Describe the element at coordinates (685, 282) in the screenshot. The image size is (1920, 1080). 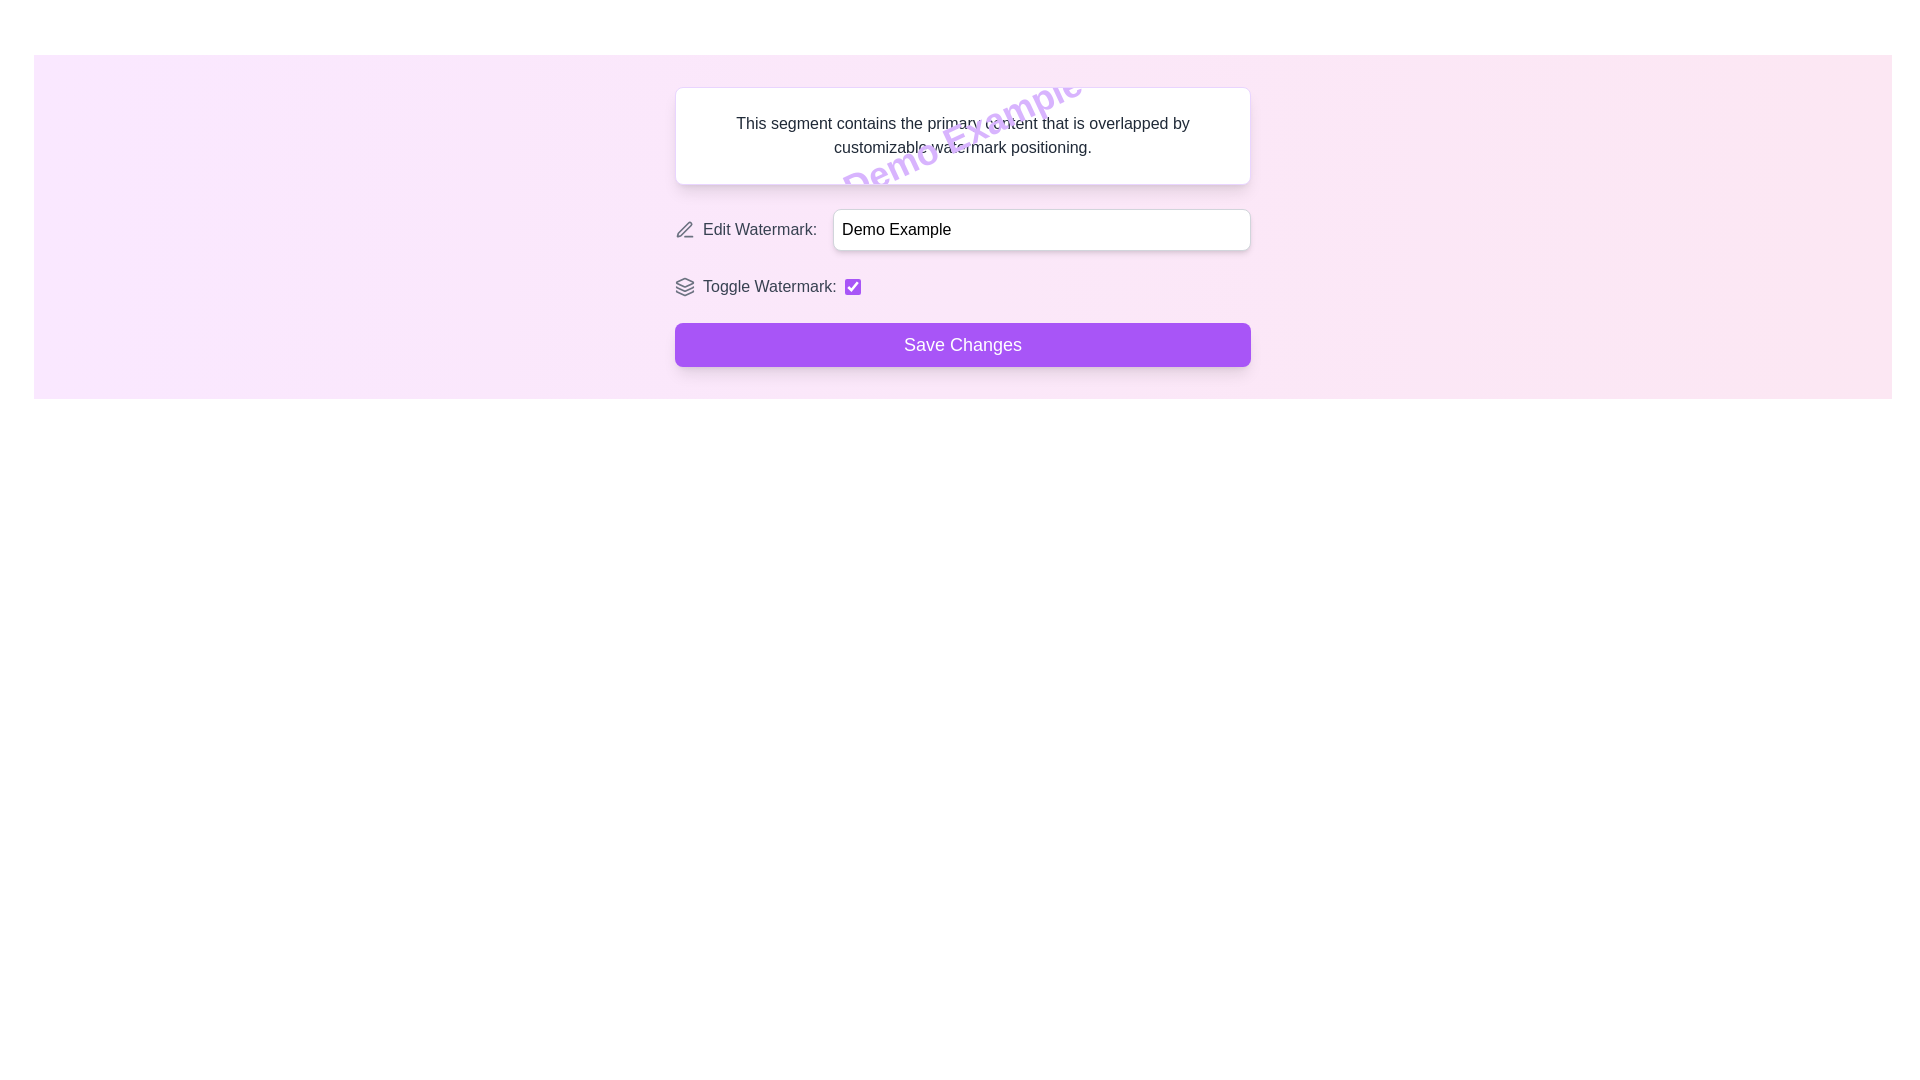
I see `the topmost layer icon in the SVG that represents layers or stacks, located in the top-right corner of the interface box` at that location.